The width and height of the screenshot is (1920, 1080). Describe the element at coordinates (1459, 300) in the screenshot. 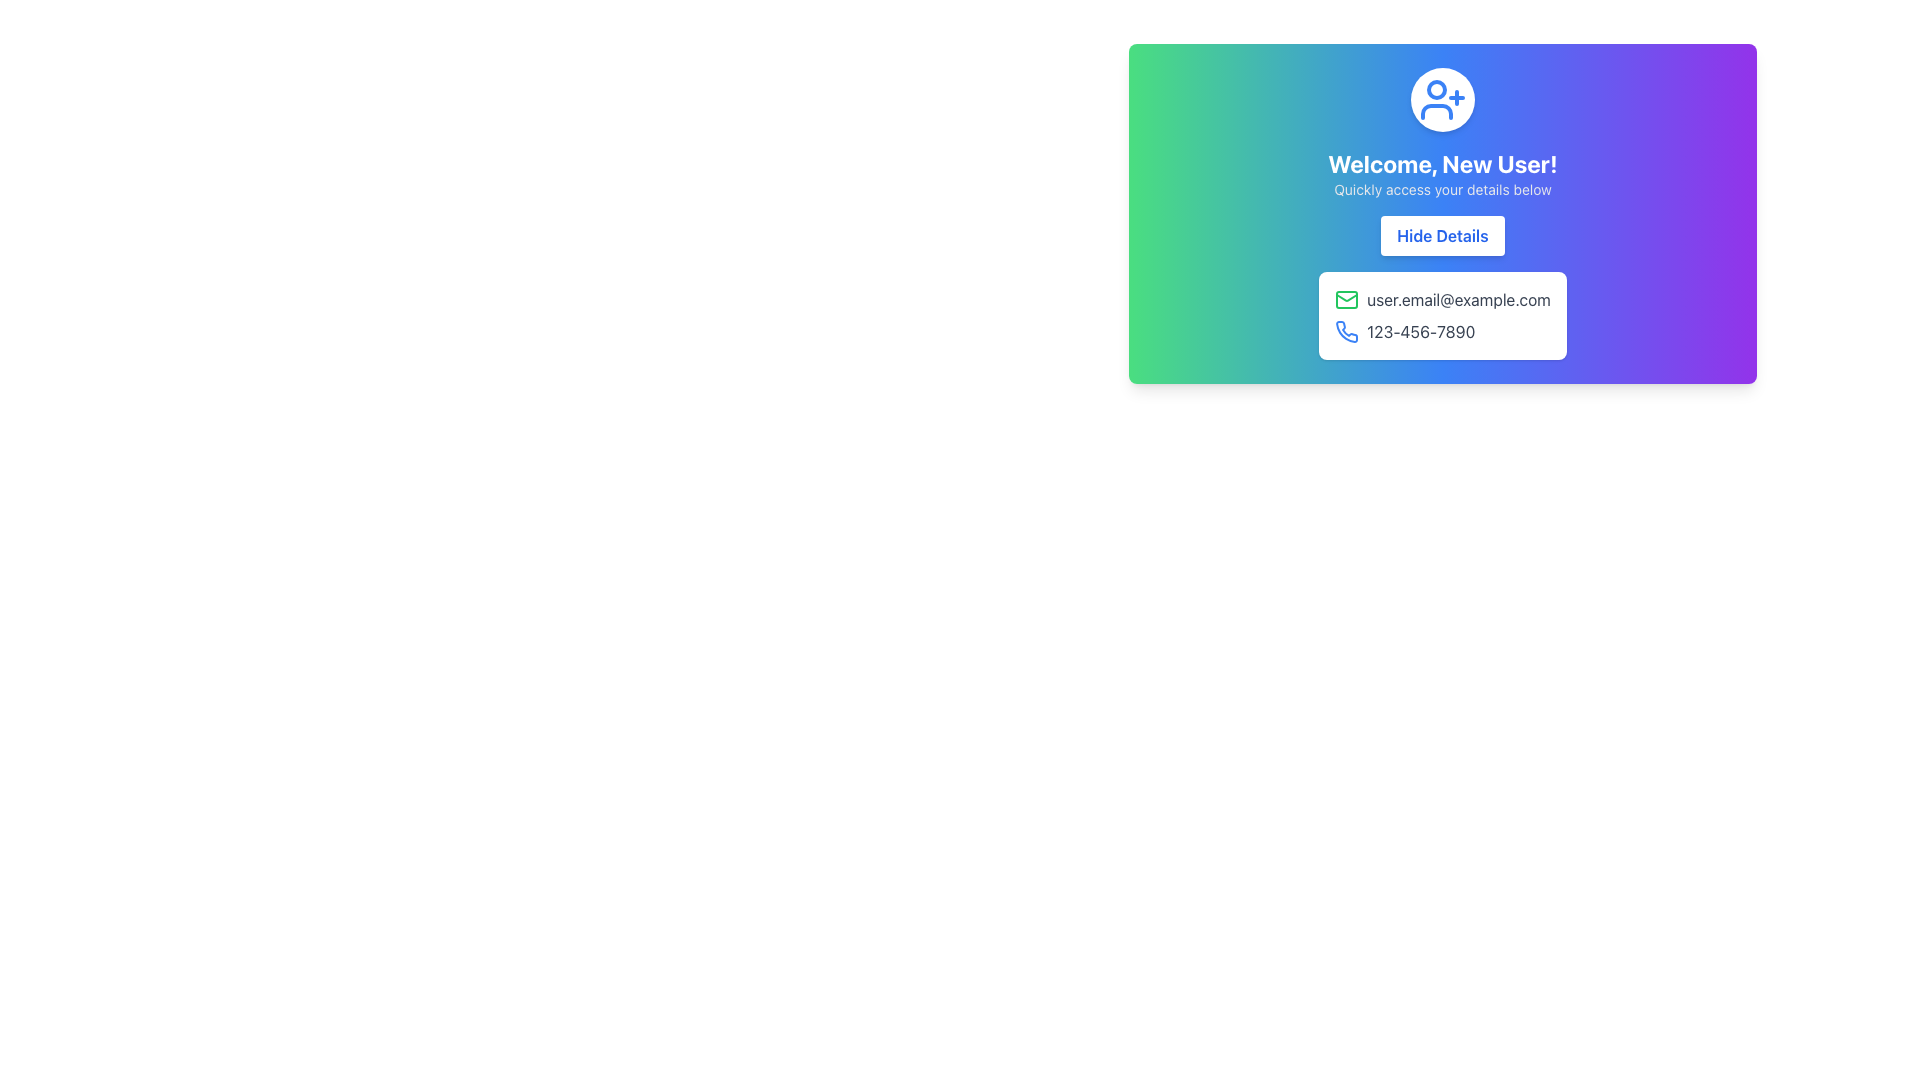

I see `the email address text label located to the right of the green email icon within the white rounded rectangle card` at that location.